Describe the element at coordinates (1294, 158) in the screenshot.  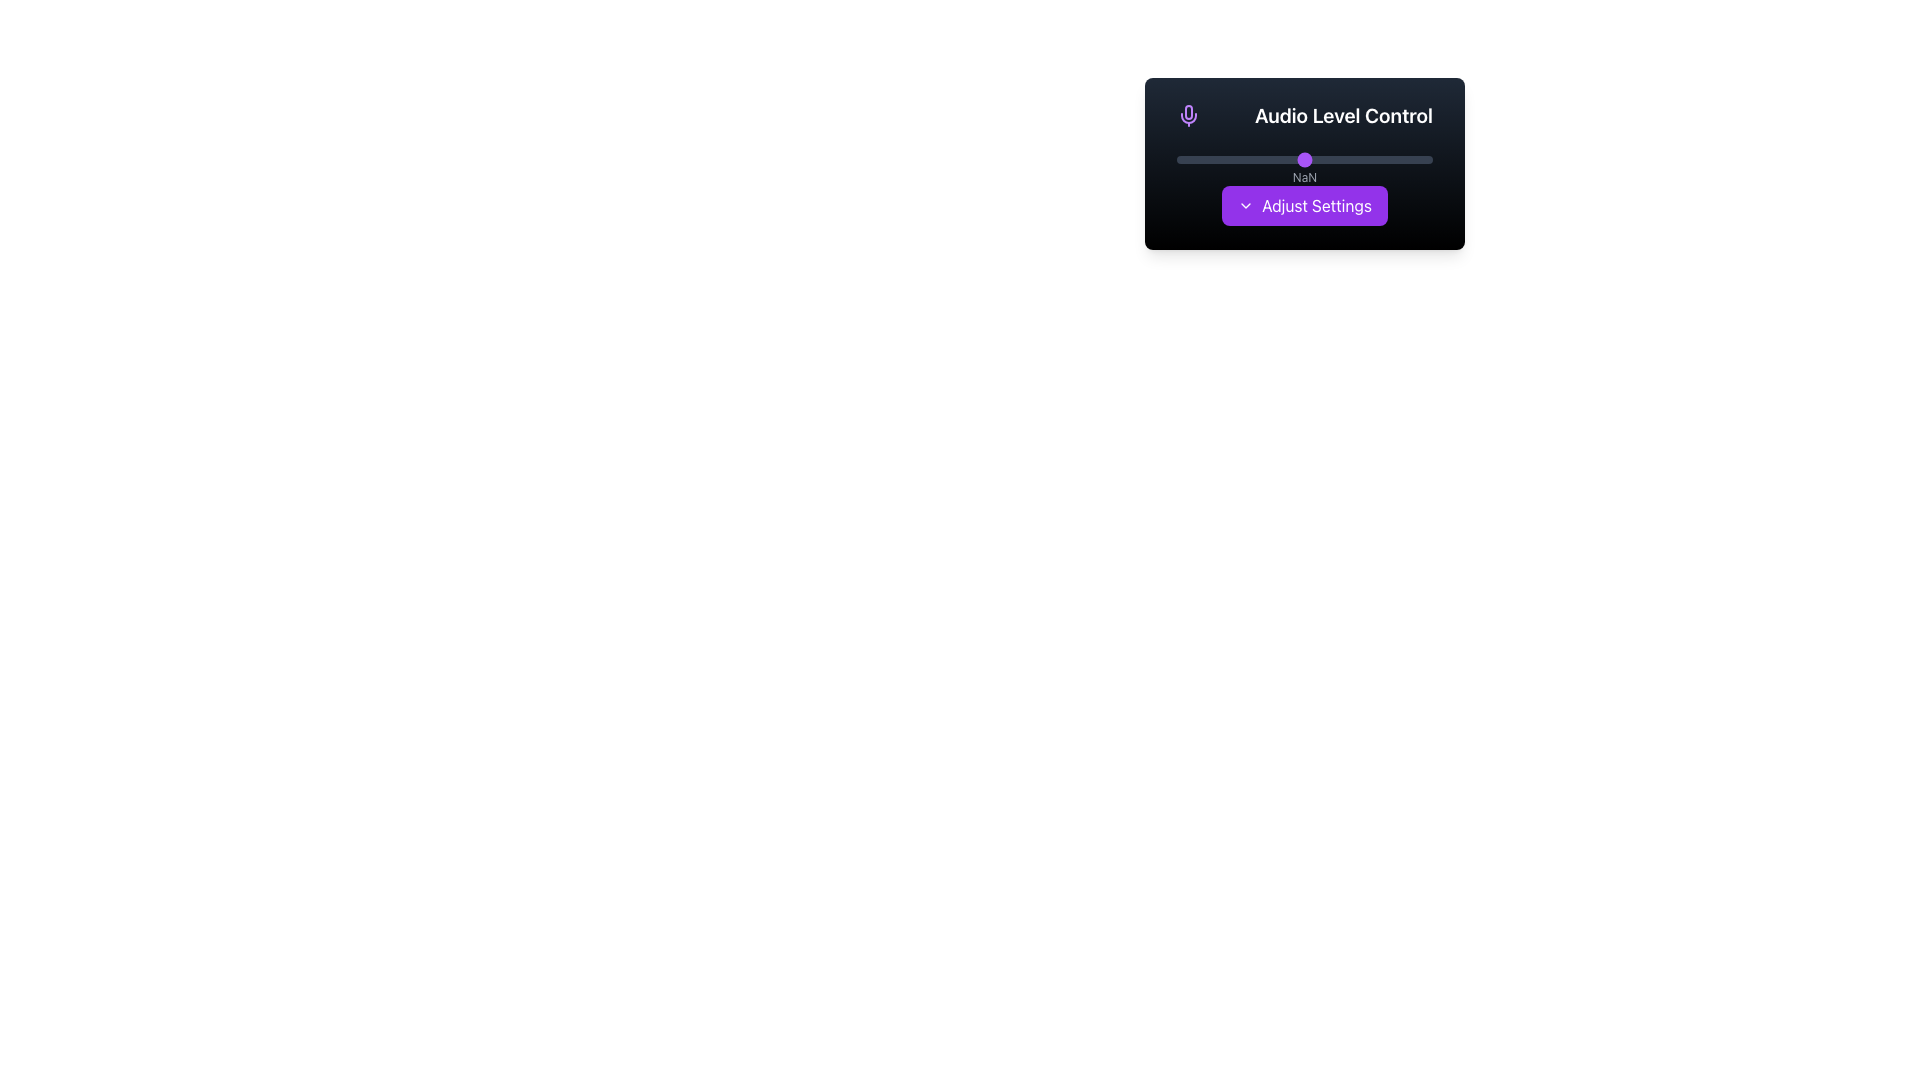
I see `the slider value` at that location.